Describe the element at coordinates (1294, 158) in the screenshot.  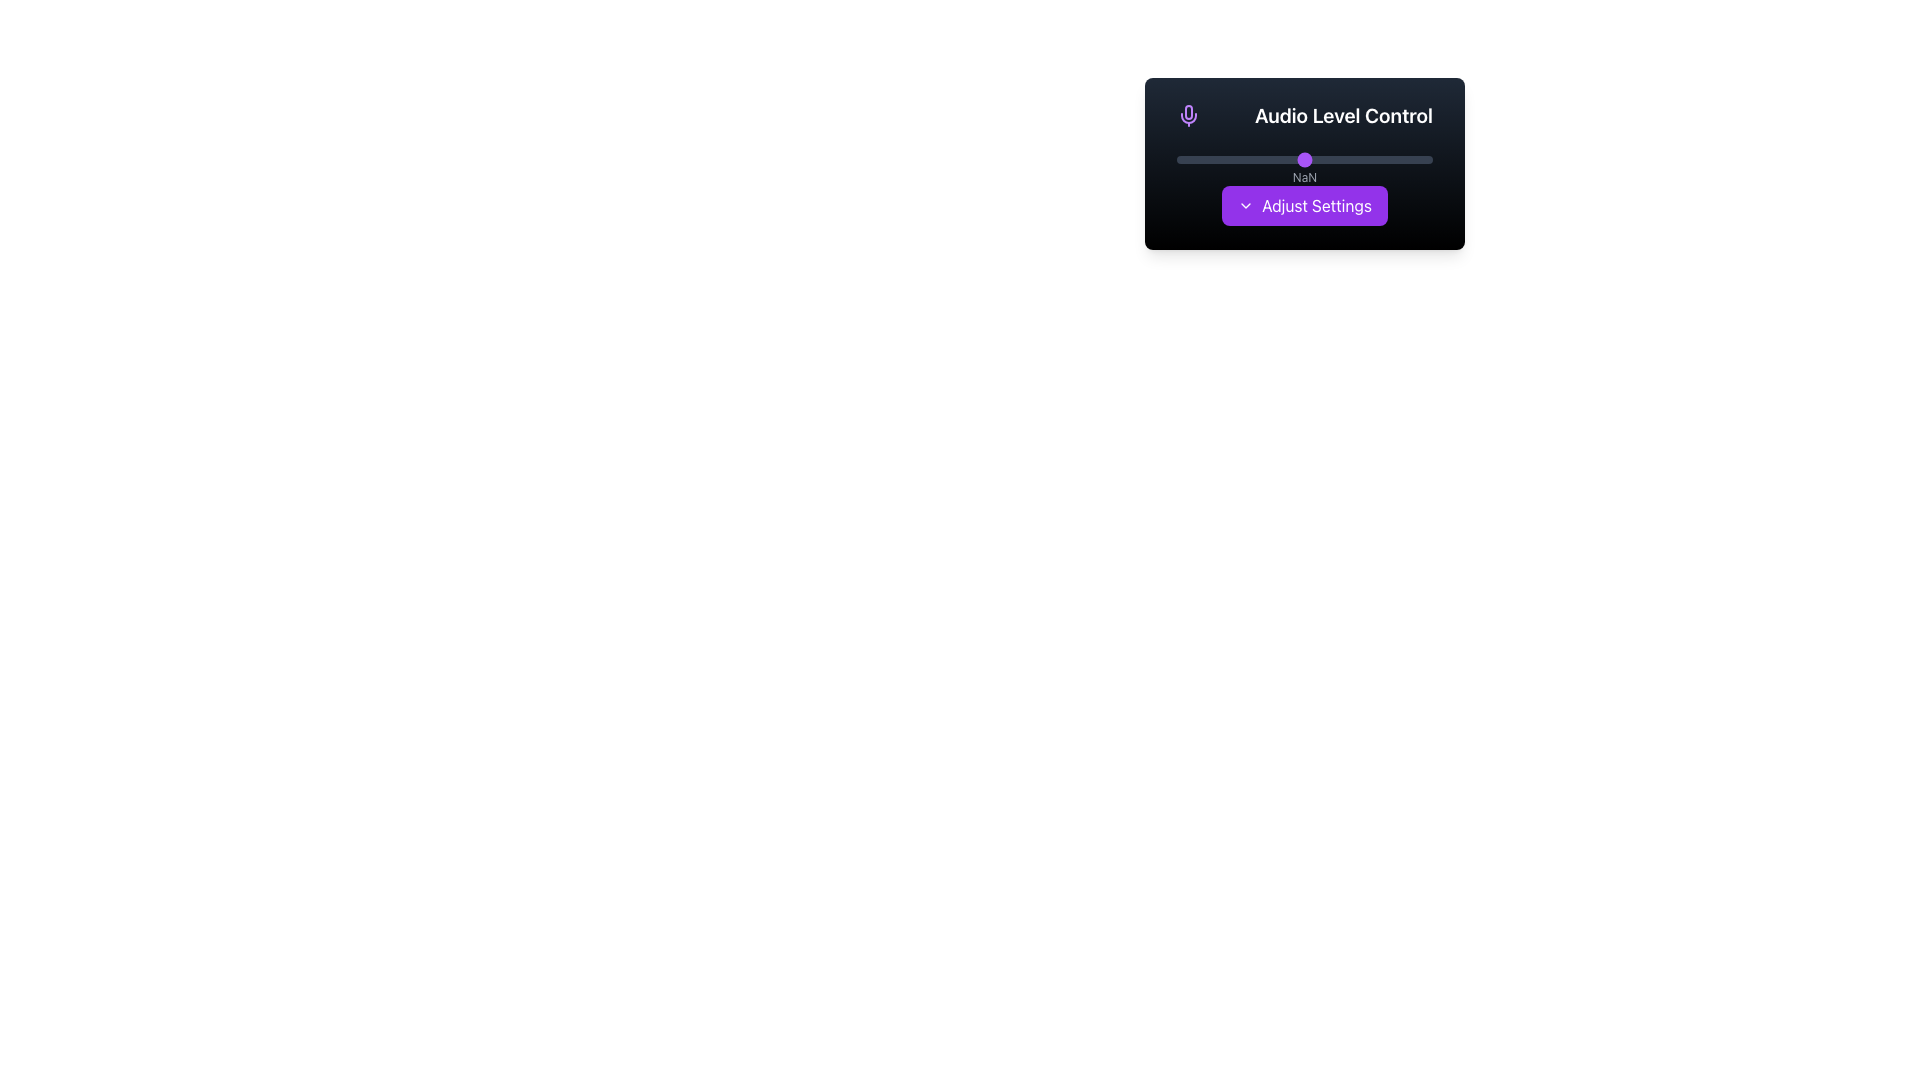
I see `the slider value` at that location.